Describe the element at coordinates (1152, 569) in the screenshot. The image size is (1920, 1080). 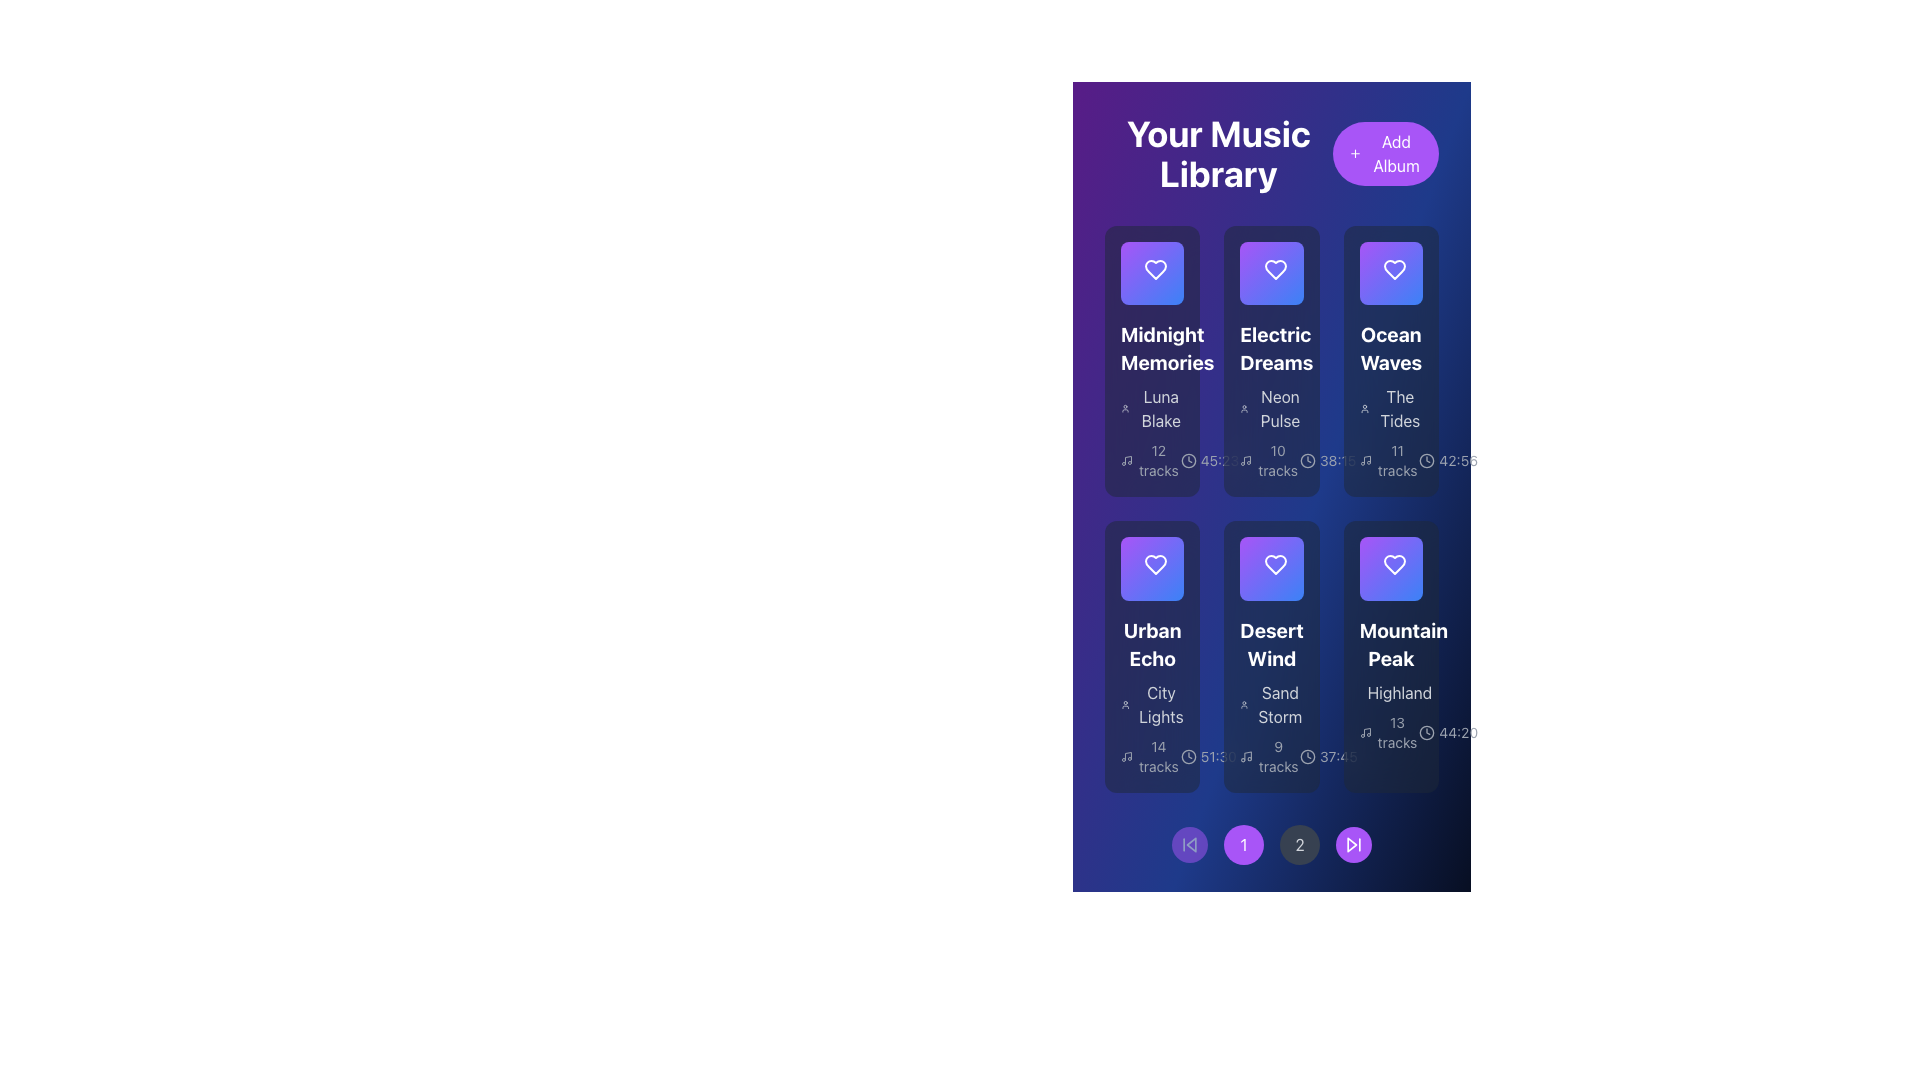
I see `the 'like' or 'favorite' button located in the middle row, leftmost column of the 'Urban Echo' card element` at that location.